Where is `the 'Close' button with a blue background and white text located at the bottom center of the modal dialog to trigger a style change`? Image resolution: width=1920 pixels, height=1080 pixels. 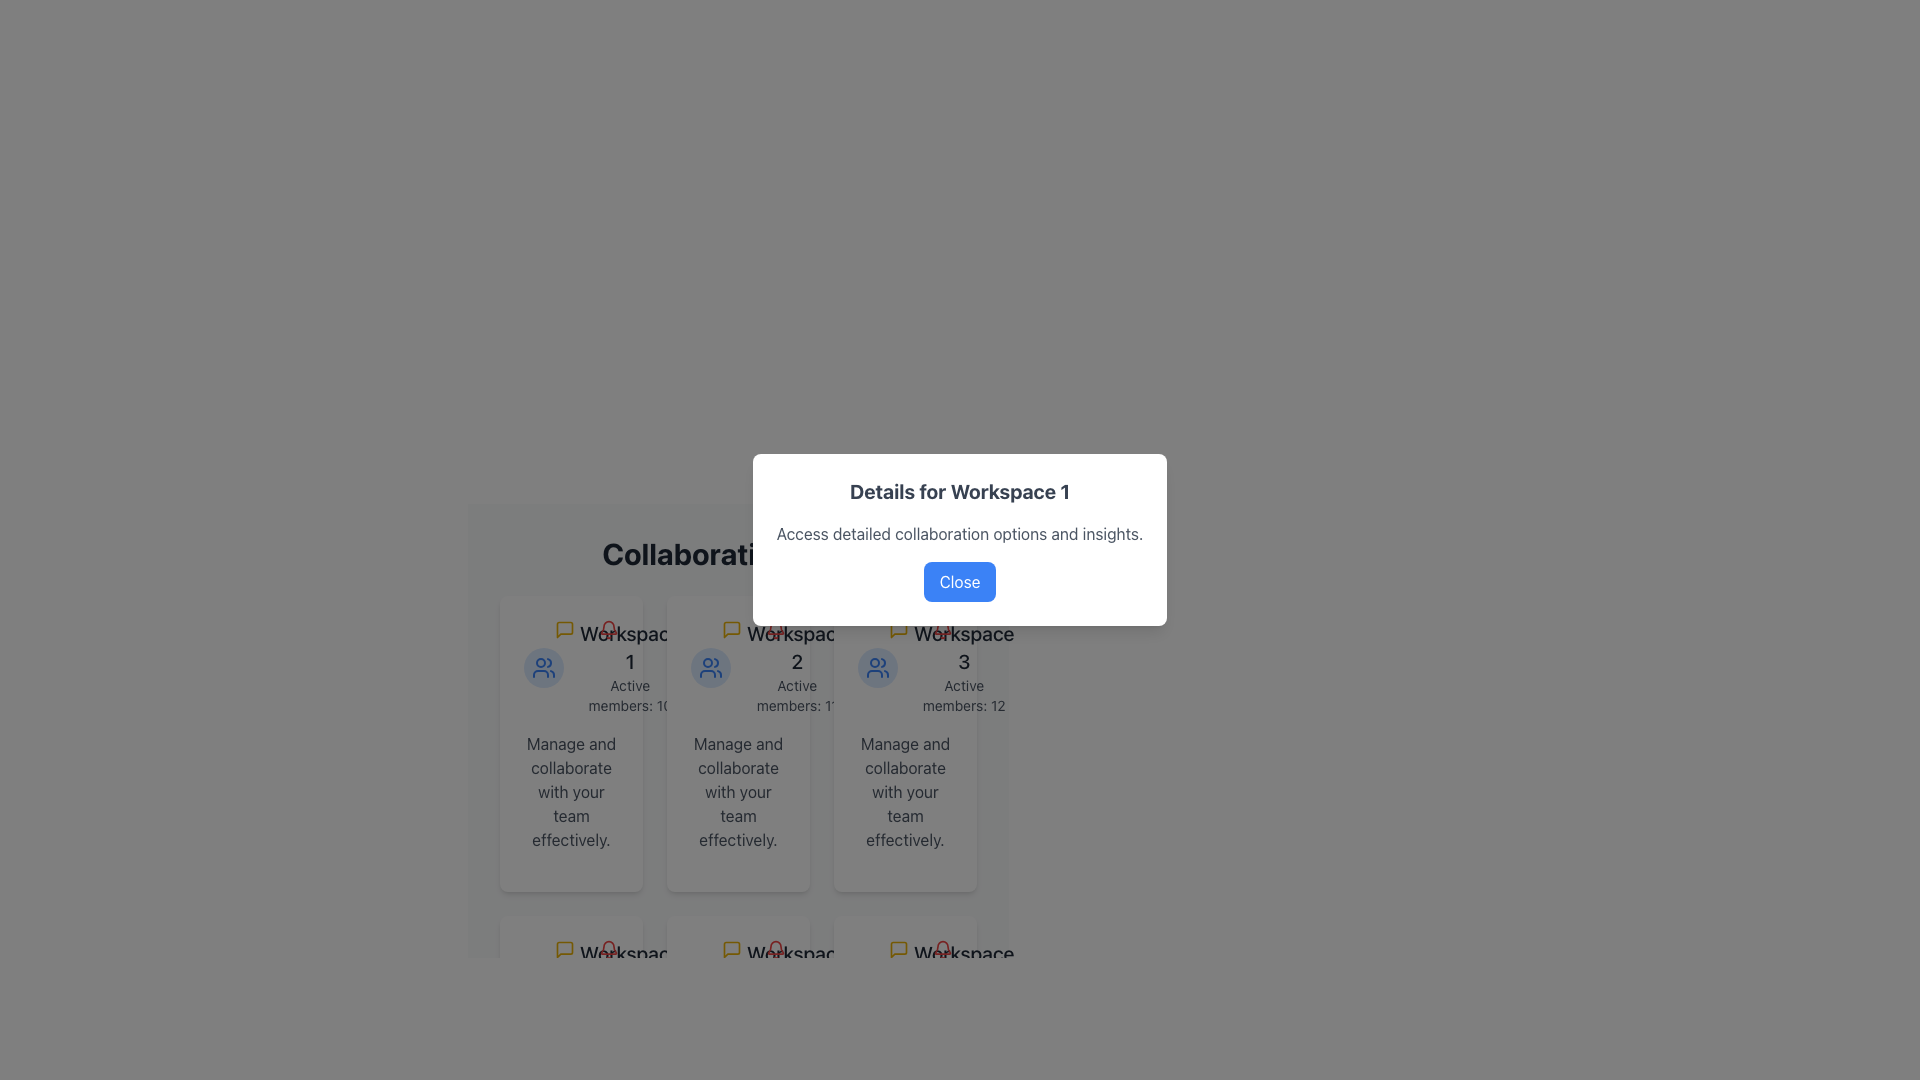
the 'Close' button with a blue background and white text located at the bottom center of the modal dialog to trigger a style change is located at coordinates (960, 582).